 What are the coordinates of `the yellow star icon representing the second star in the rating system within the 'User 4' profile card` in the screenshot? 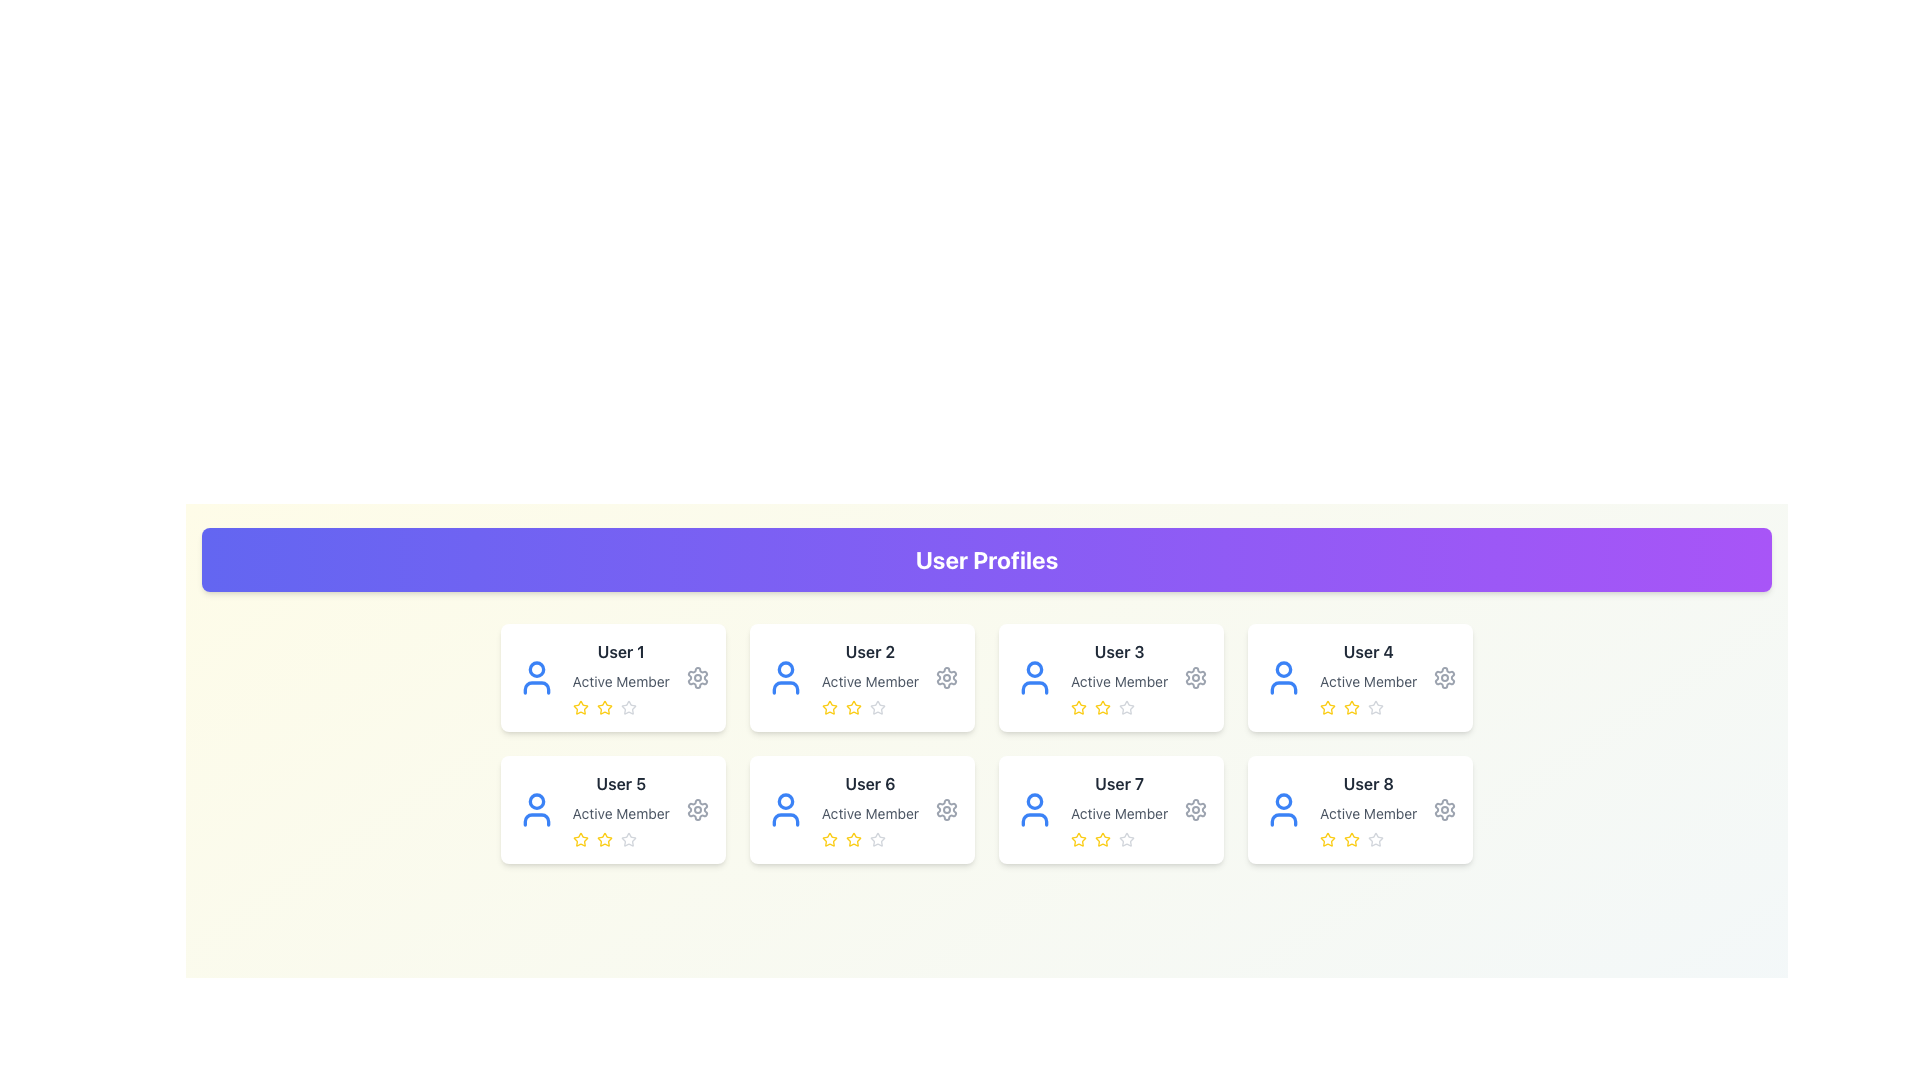 It's located at (1352, 706).